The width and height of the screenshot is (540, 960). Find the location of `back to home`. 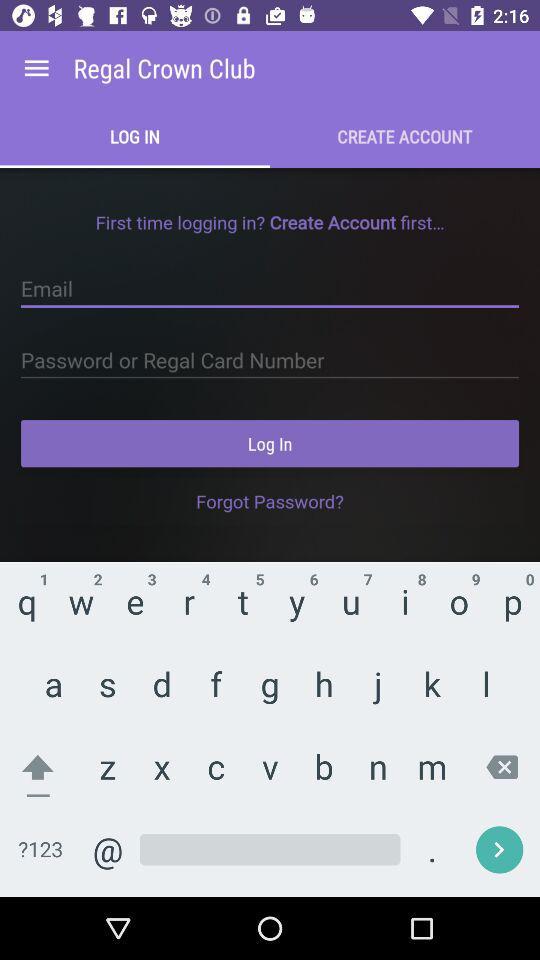

back to home is located at coordinates (36, 68).